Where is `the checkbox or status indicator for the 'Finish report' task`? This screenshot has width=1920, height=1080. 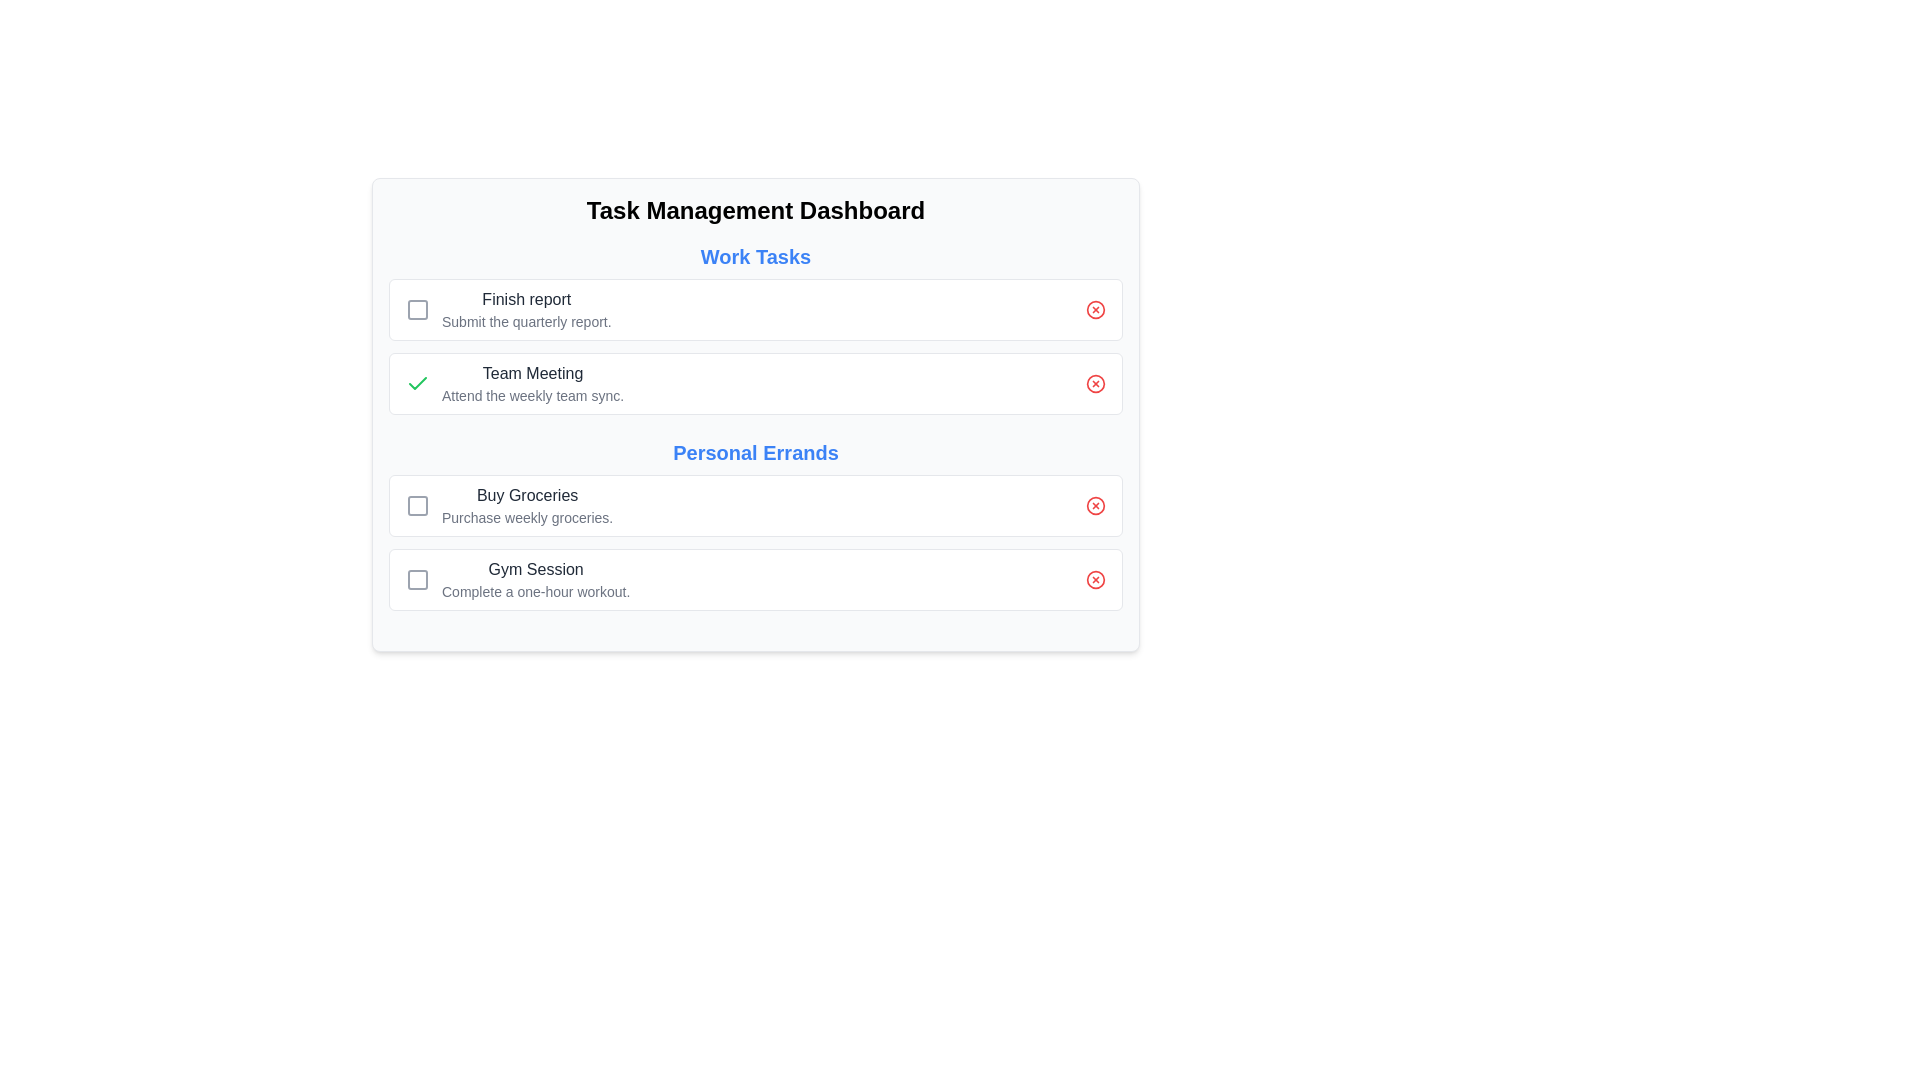
the checkbox or status indicator for the 'Finish report' task is located at coordinates (416, 309).